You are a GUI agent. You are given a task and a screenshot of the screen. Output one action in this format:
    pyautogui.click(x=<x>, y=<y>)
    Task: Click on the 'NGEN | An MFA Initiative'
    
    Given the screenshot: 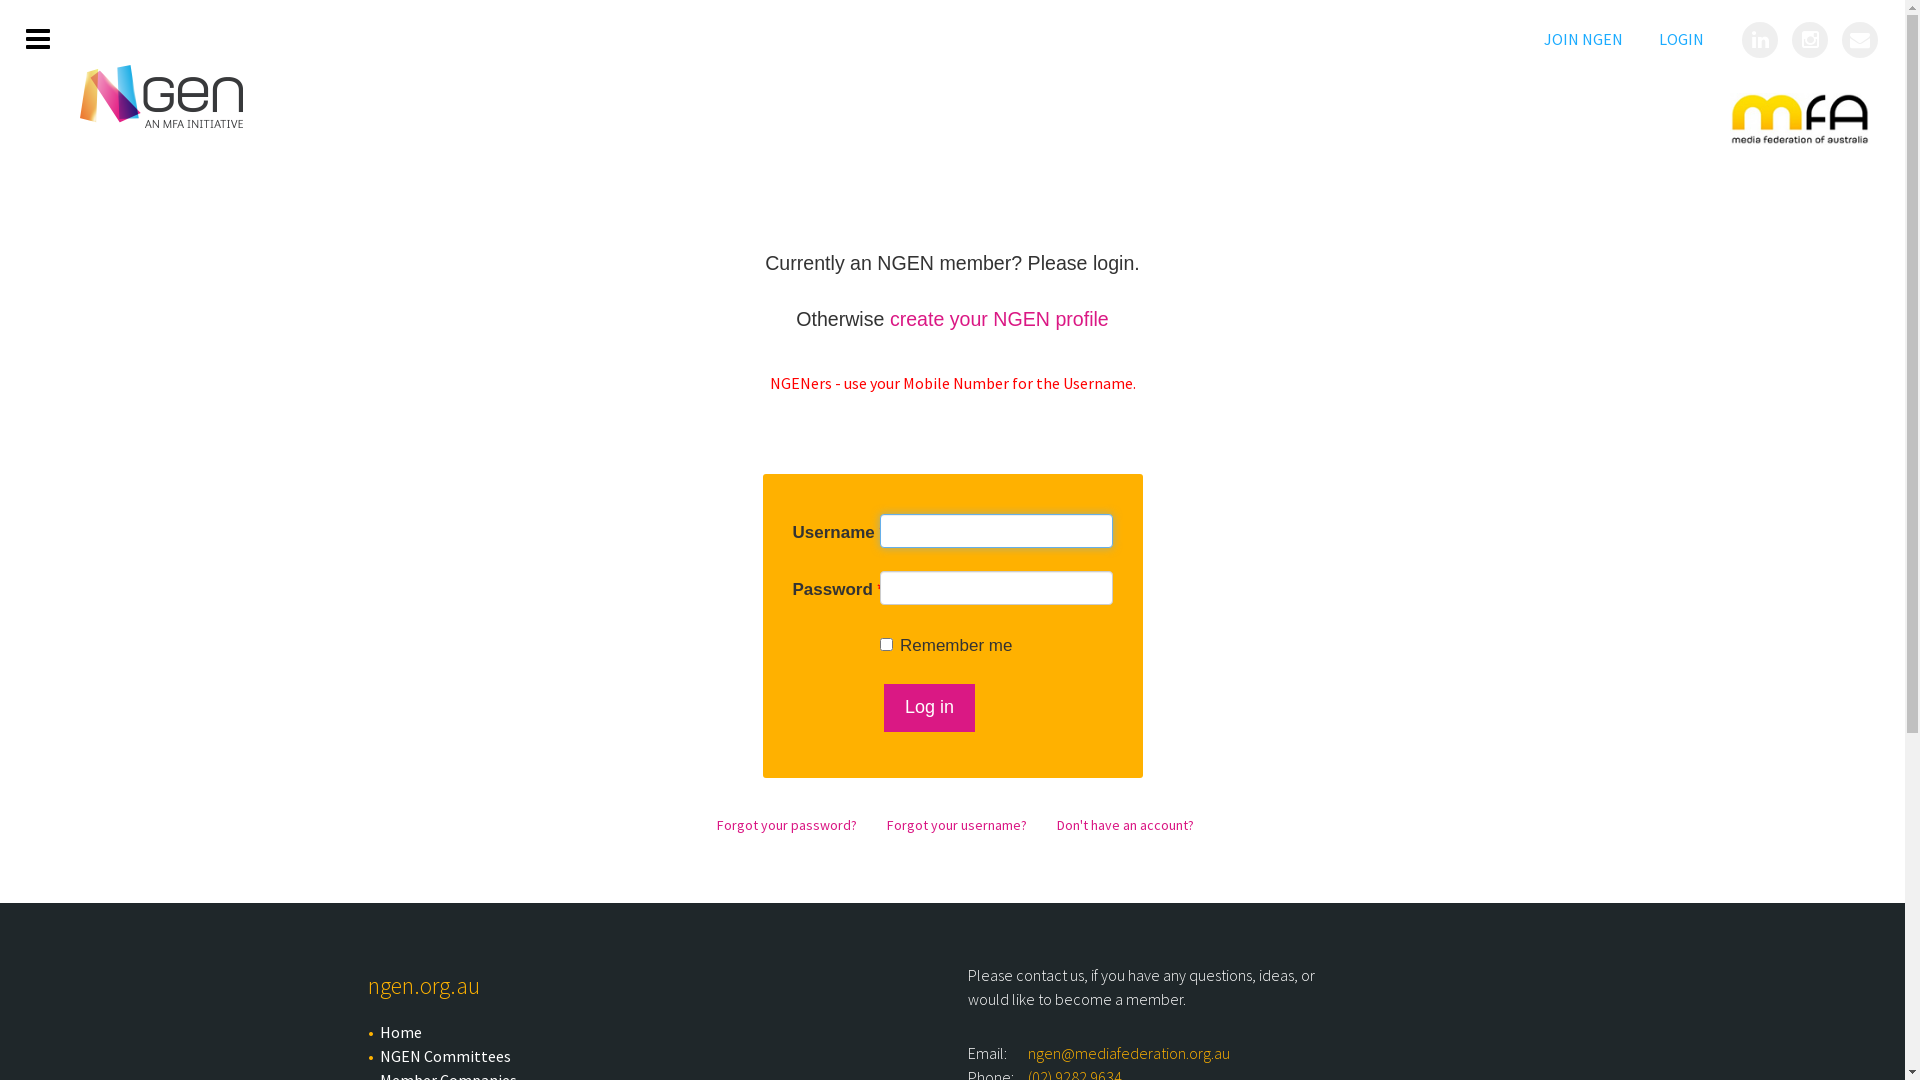 What is the action you would take?
    pyautogui.click(x=161, y=96)
    